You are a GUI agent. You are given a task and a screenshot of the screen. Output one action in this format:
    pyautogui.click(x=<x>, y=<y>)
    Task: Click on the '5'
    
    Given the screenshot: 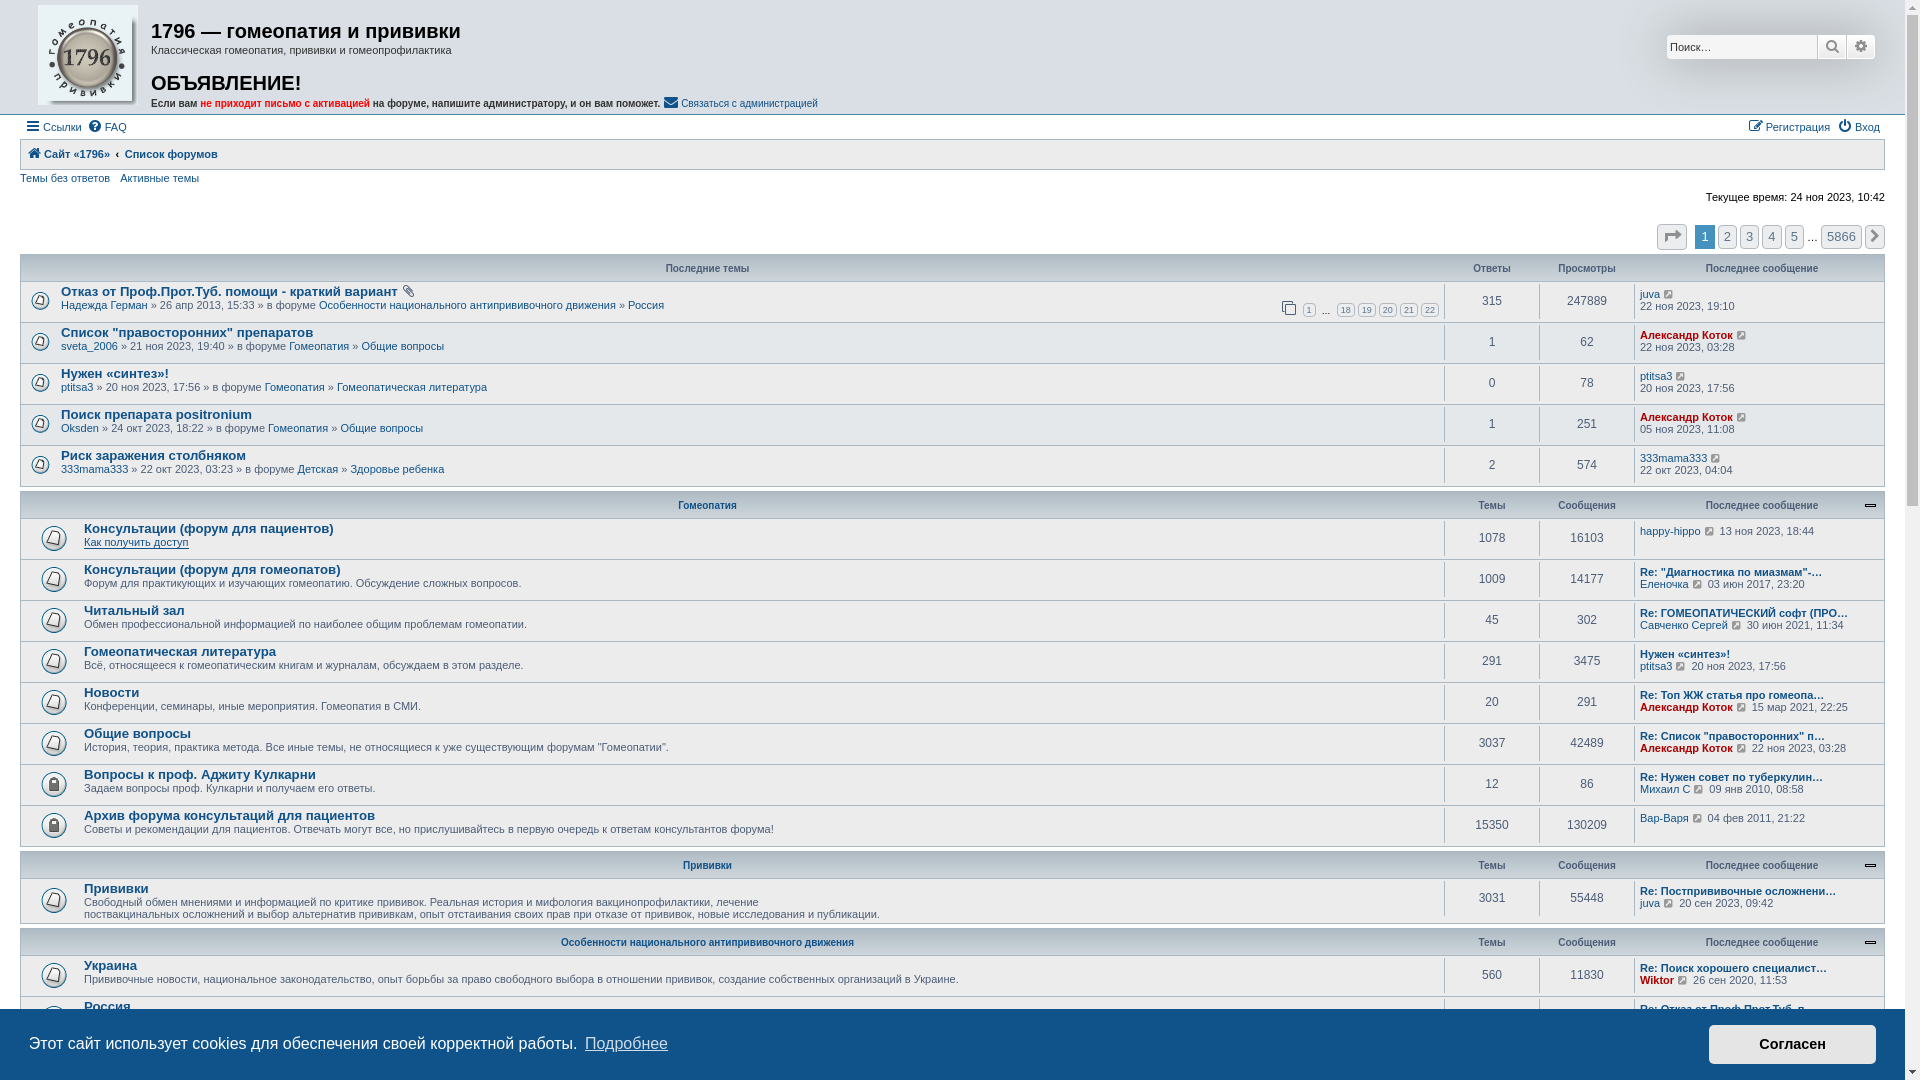 What is the action you would take?
    pyautogui.click(x=1794, y=235)
    